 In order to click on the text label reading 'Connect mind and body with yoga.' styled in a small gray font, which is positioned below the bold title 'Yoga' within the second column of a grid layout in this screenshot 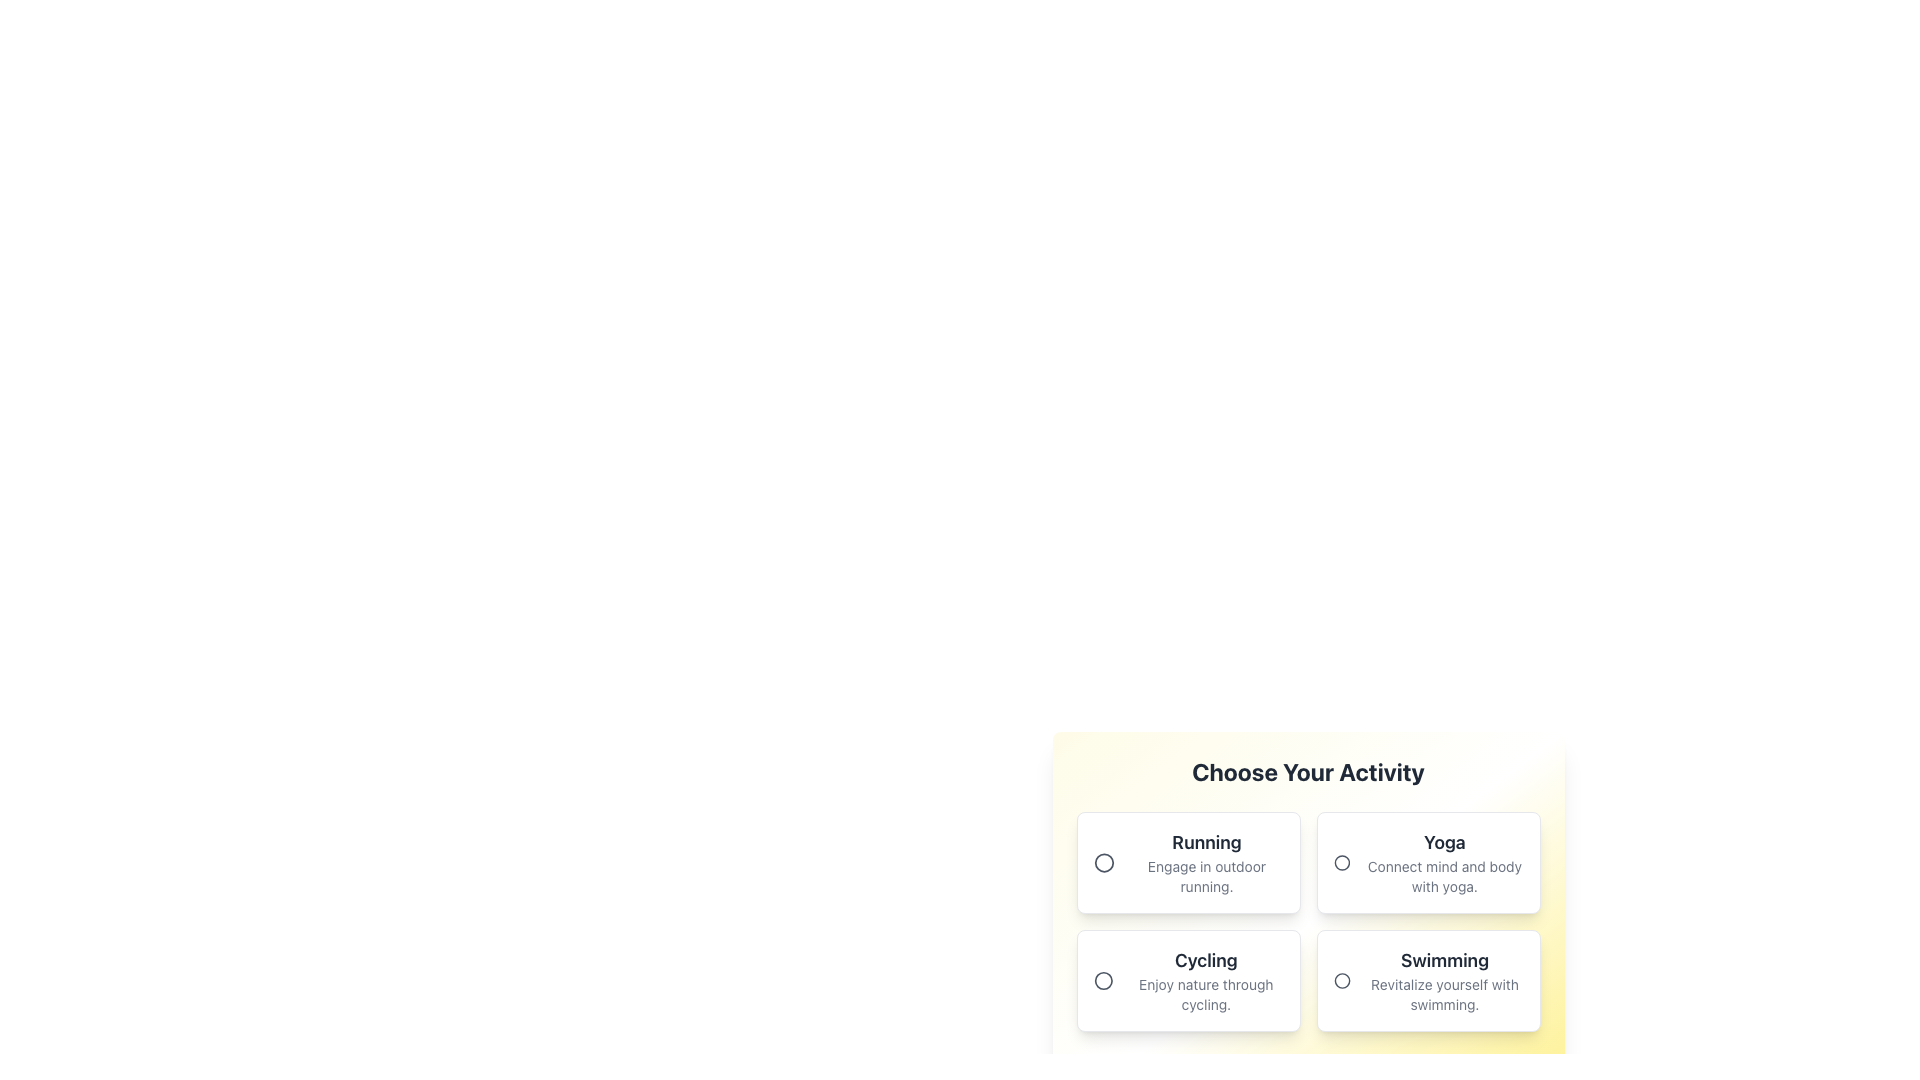, I will do `click(1444, 875)`.